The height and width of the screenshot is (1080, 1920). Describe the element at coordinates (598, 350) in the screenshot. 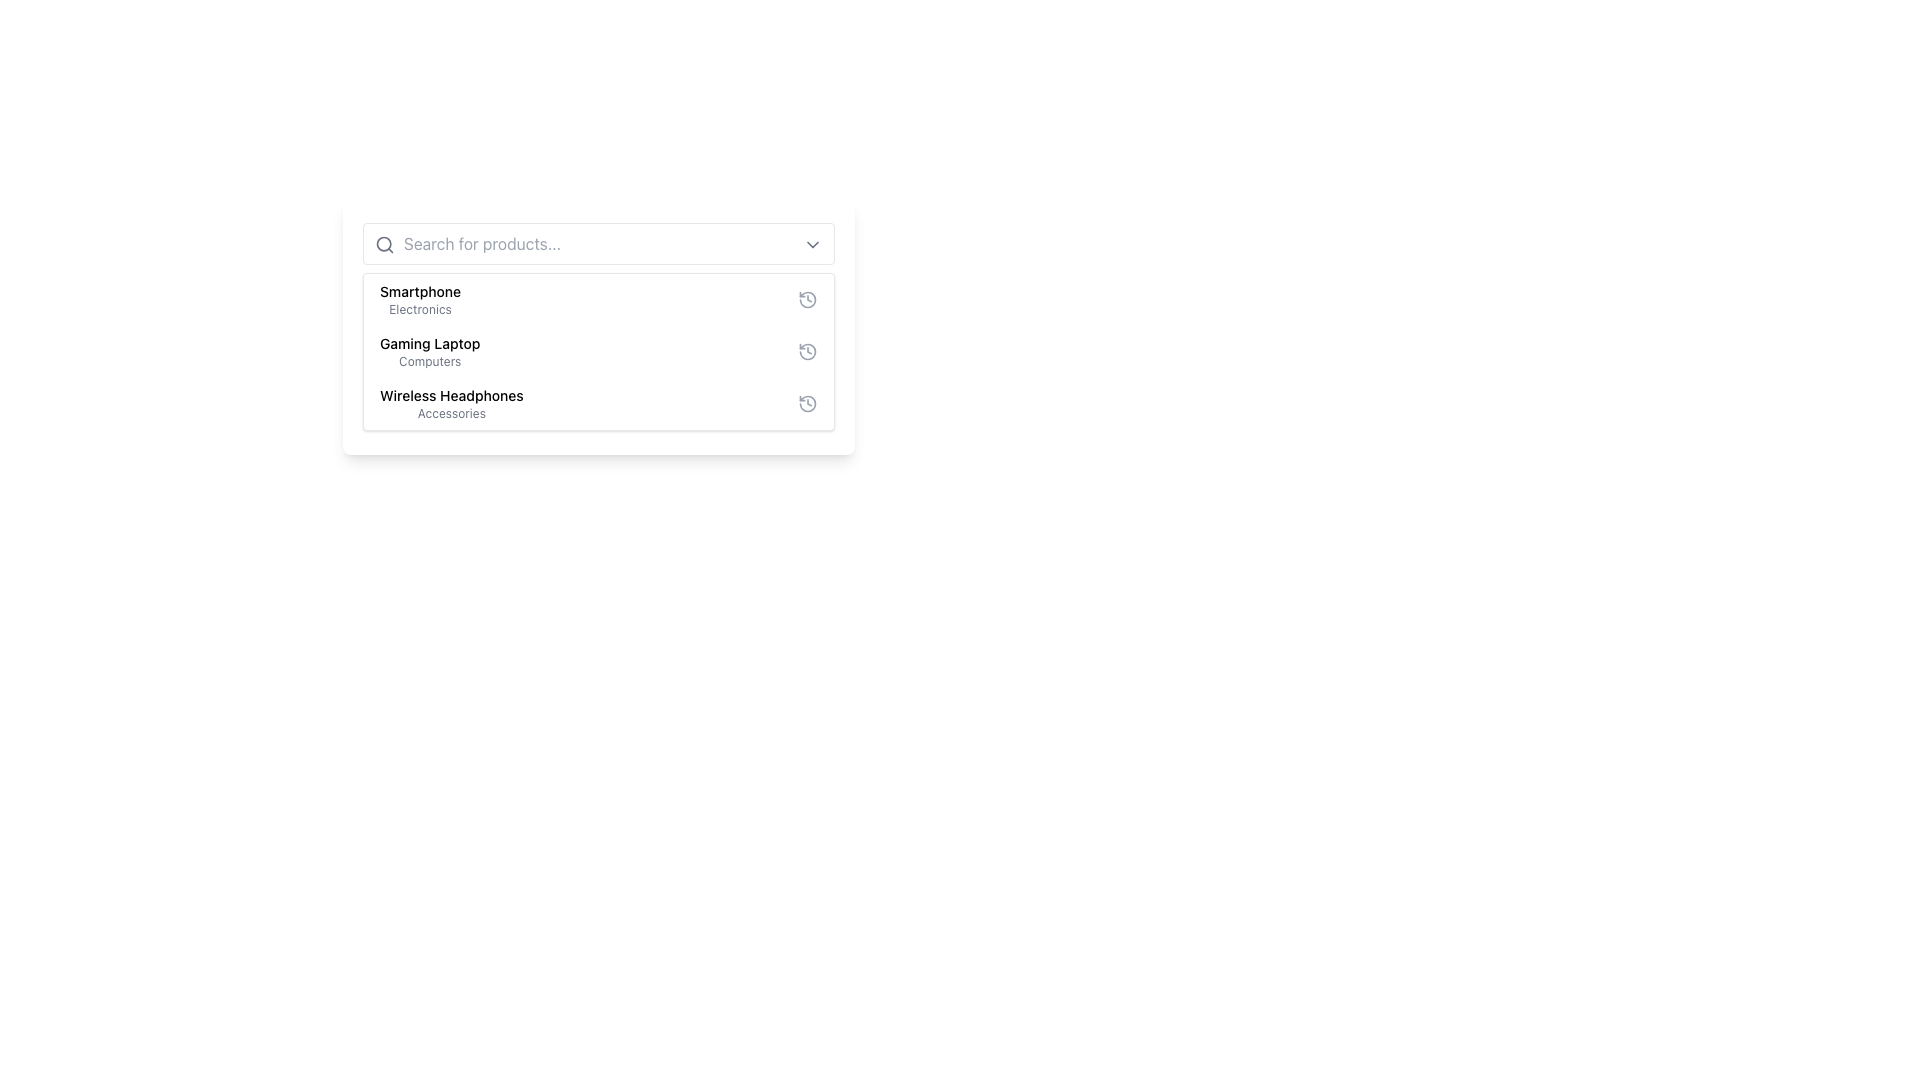

I see `the middle list entry, which has a white background, rounded corners, and contains a bold title with a subtitle` at that location.